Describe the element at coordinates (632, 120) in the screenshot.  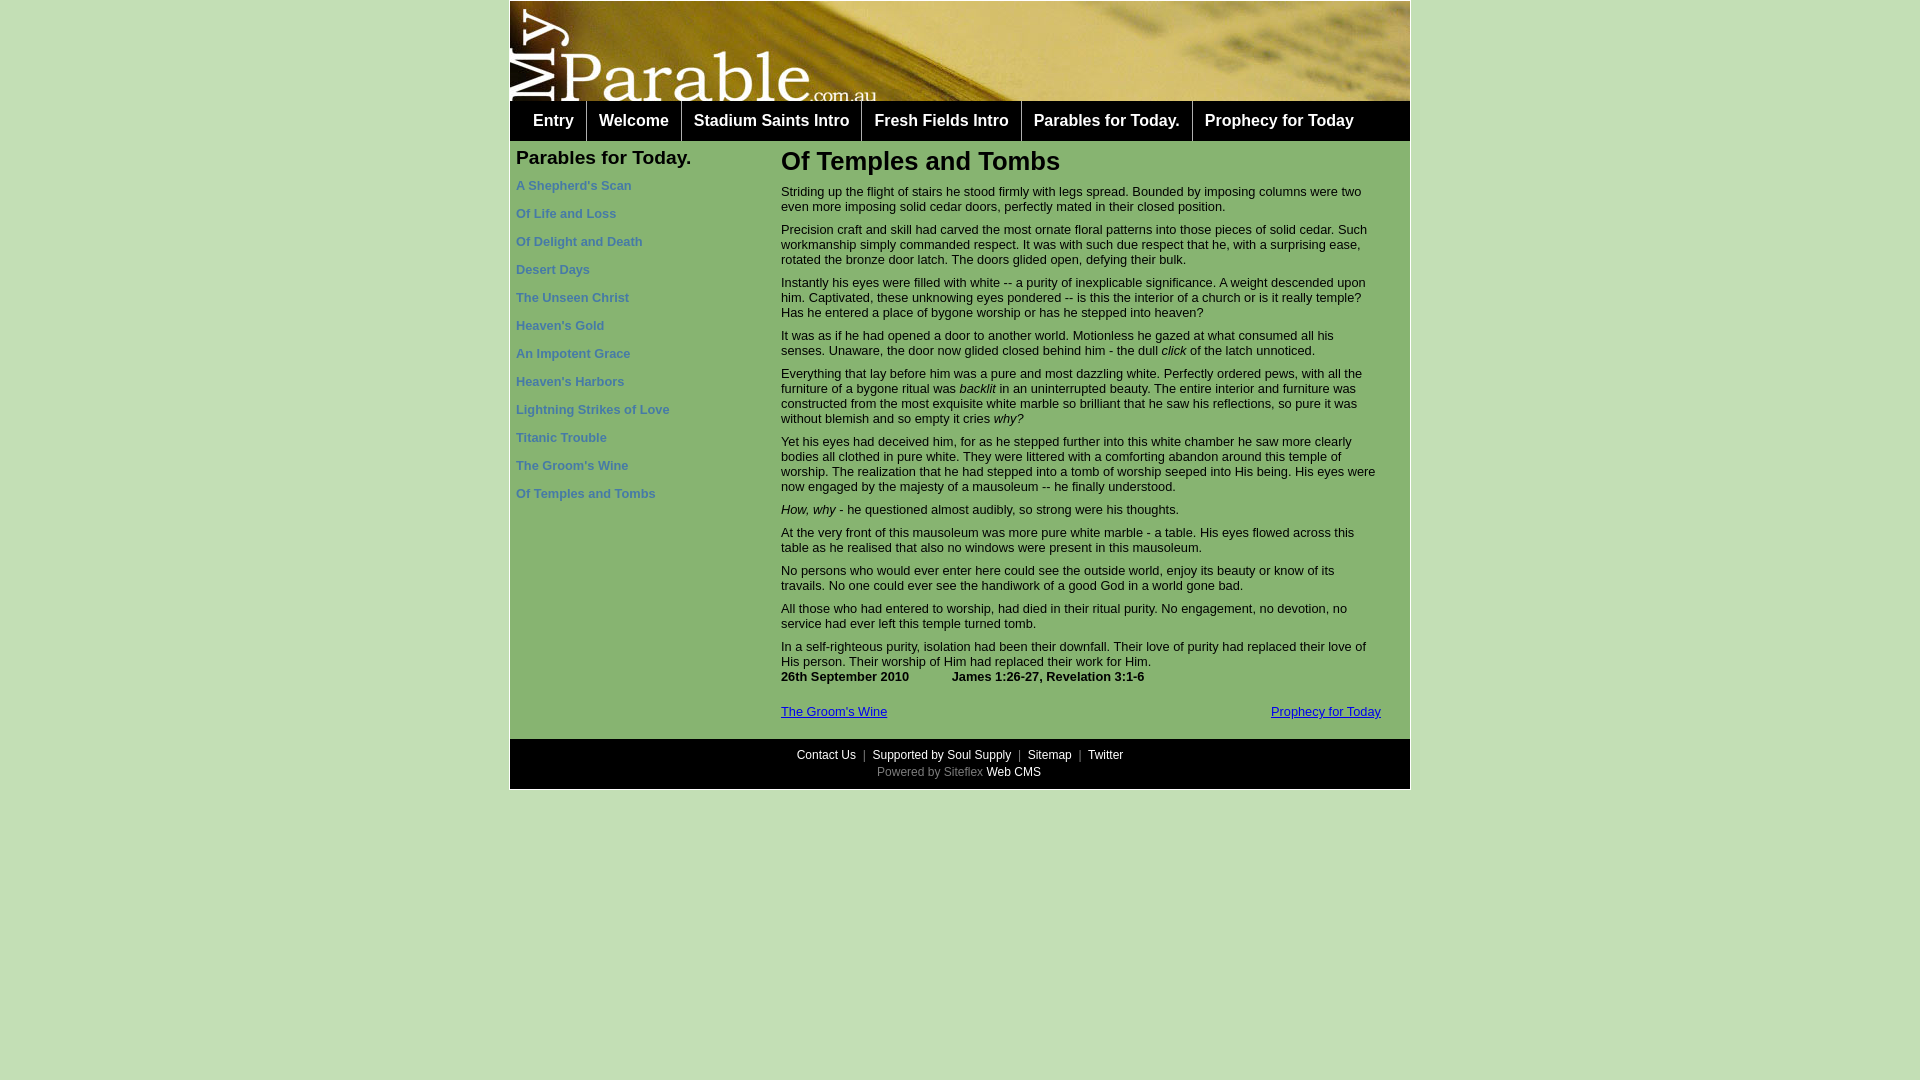
I see `'Welcome'` at that location.